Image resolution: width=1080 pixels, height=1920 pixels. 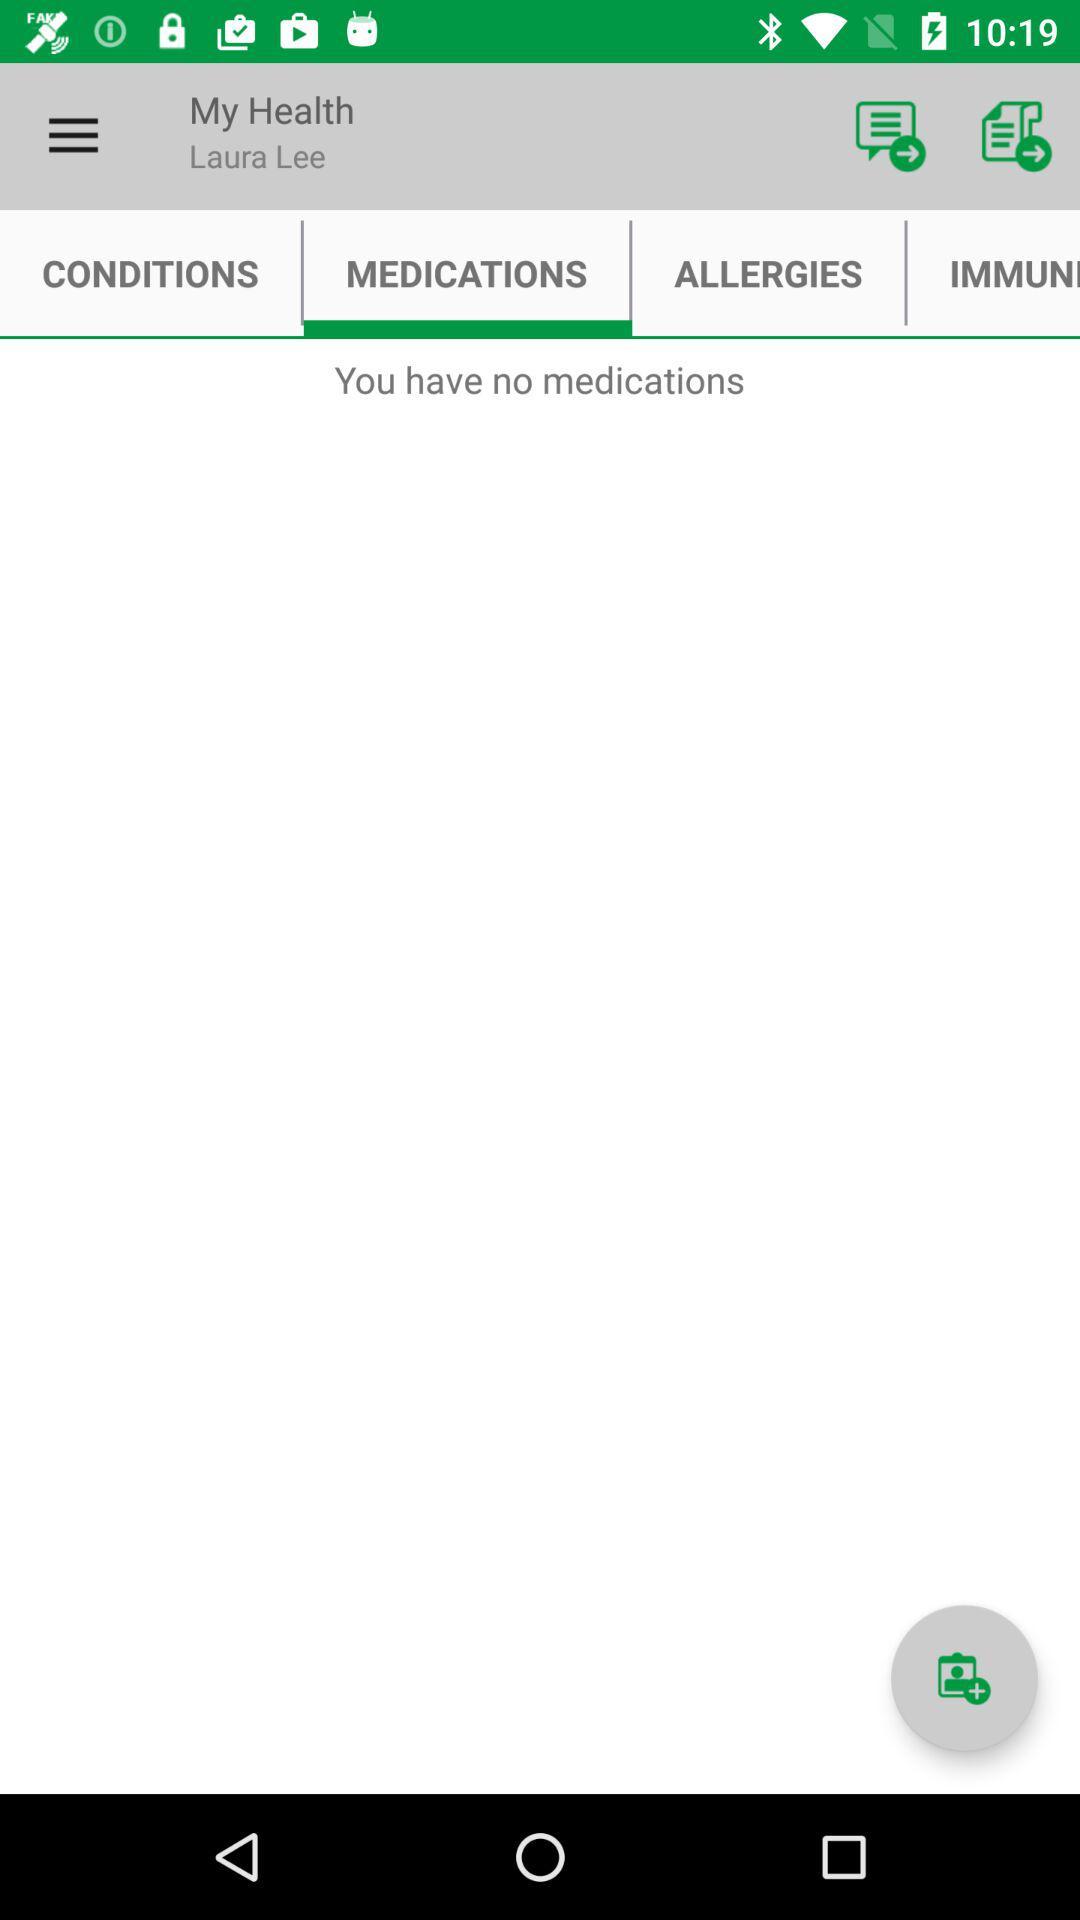 What do you see at coordinates (890, 135) in the screenshot?
I see `icon to the right of the my health` at bounding box center [890, 135].